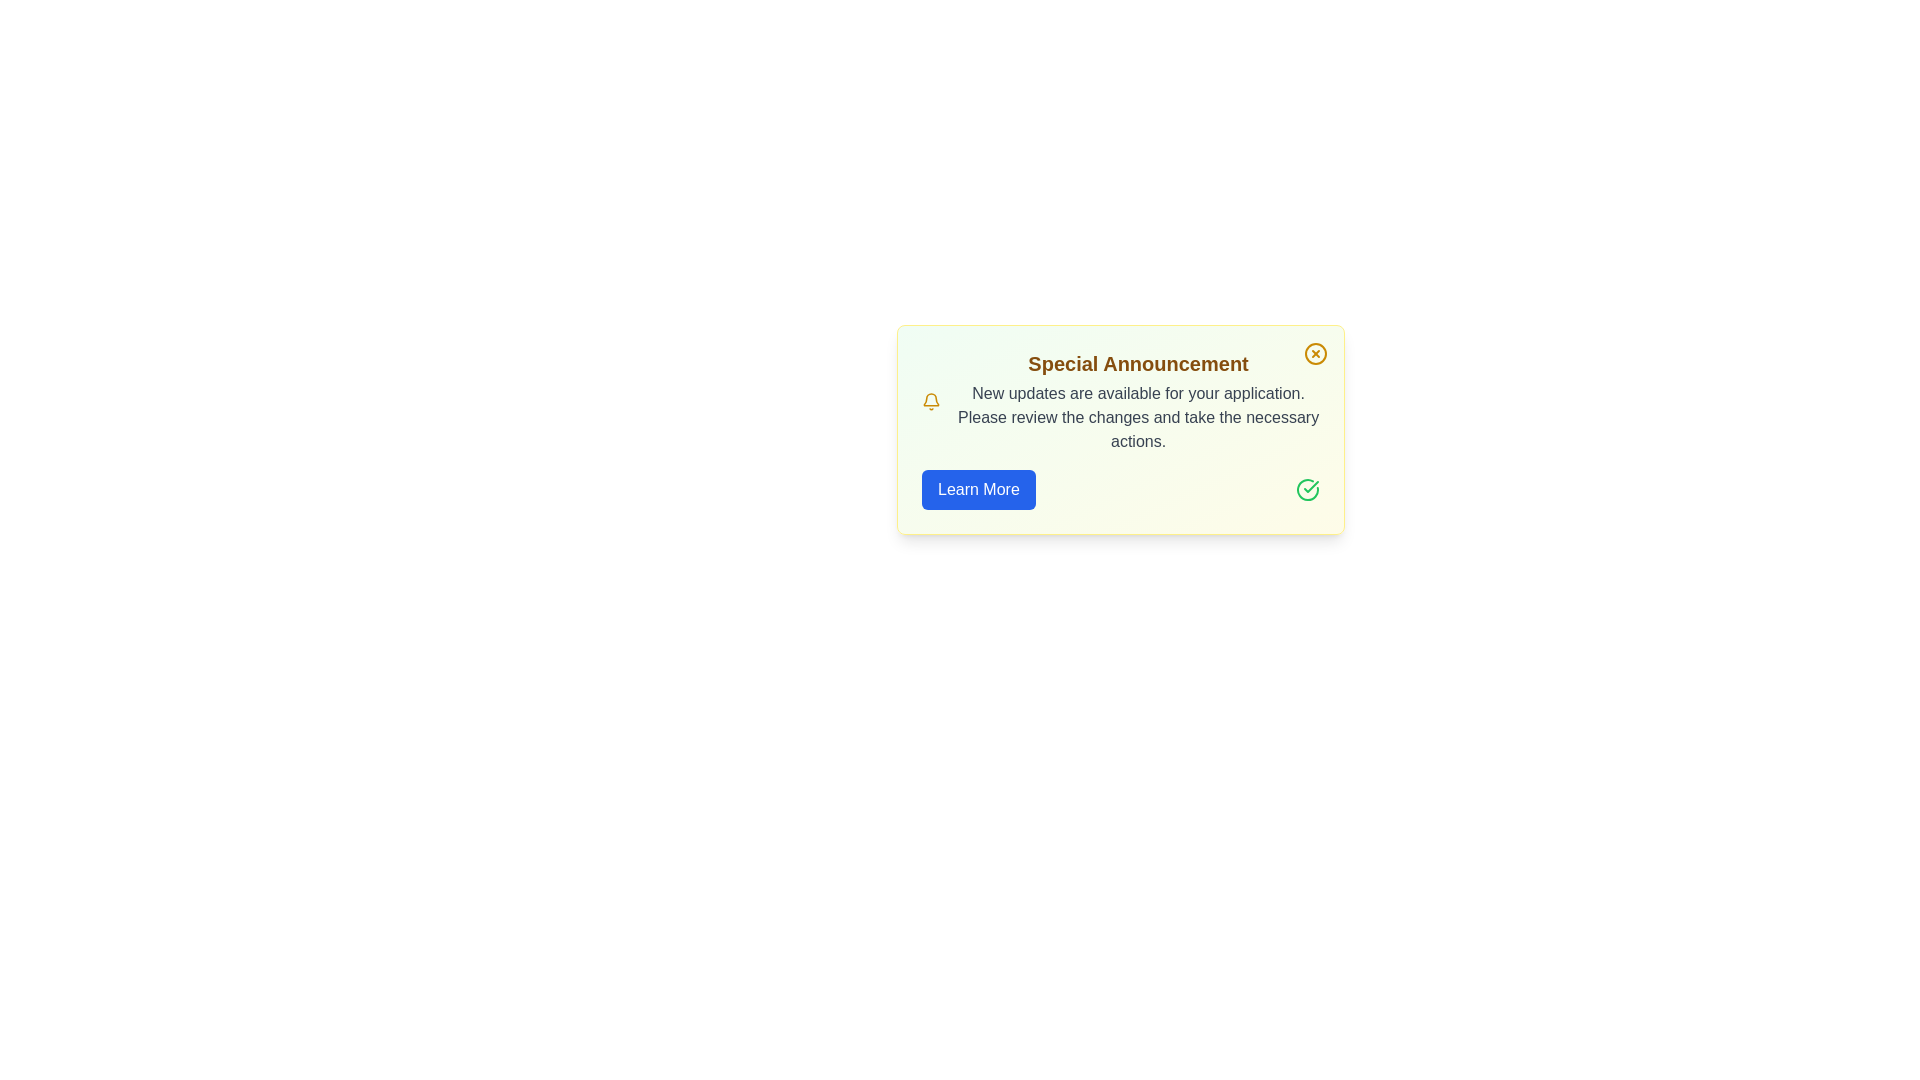 The height and width of the screenshot is (1080, 1920). I want to click on 'Learn More' button to proceed with the action, so click(978, 489).